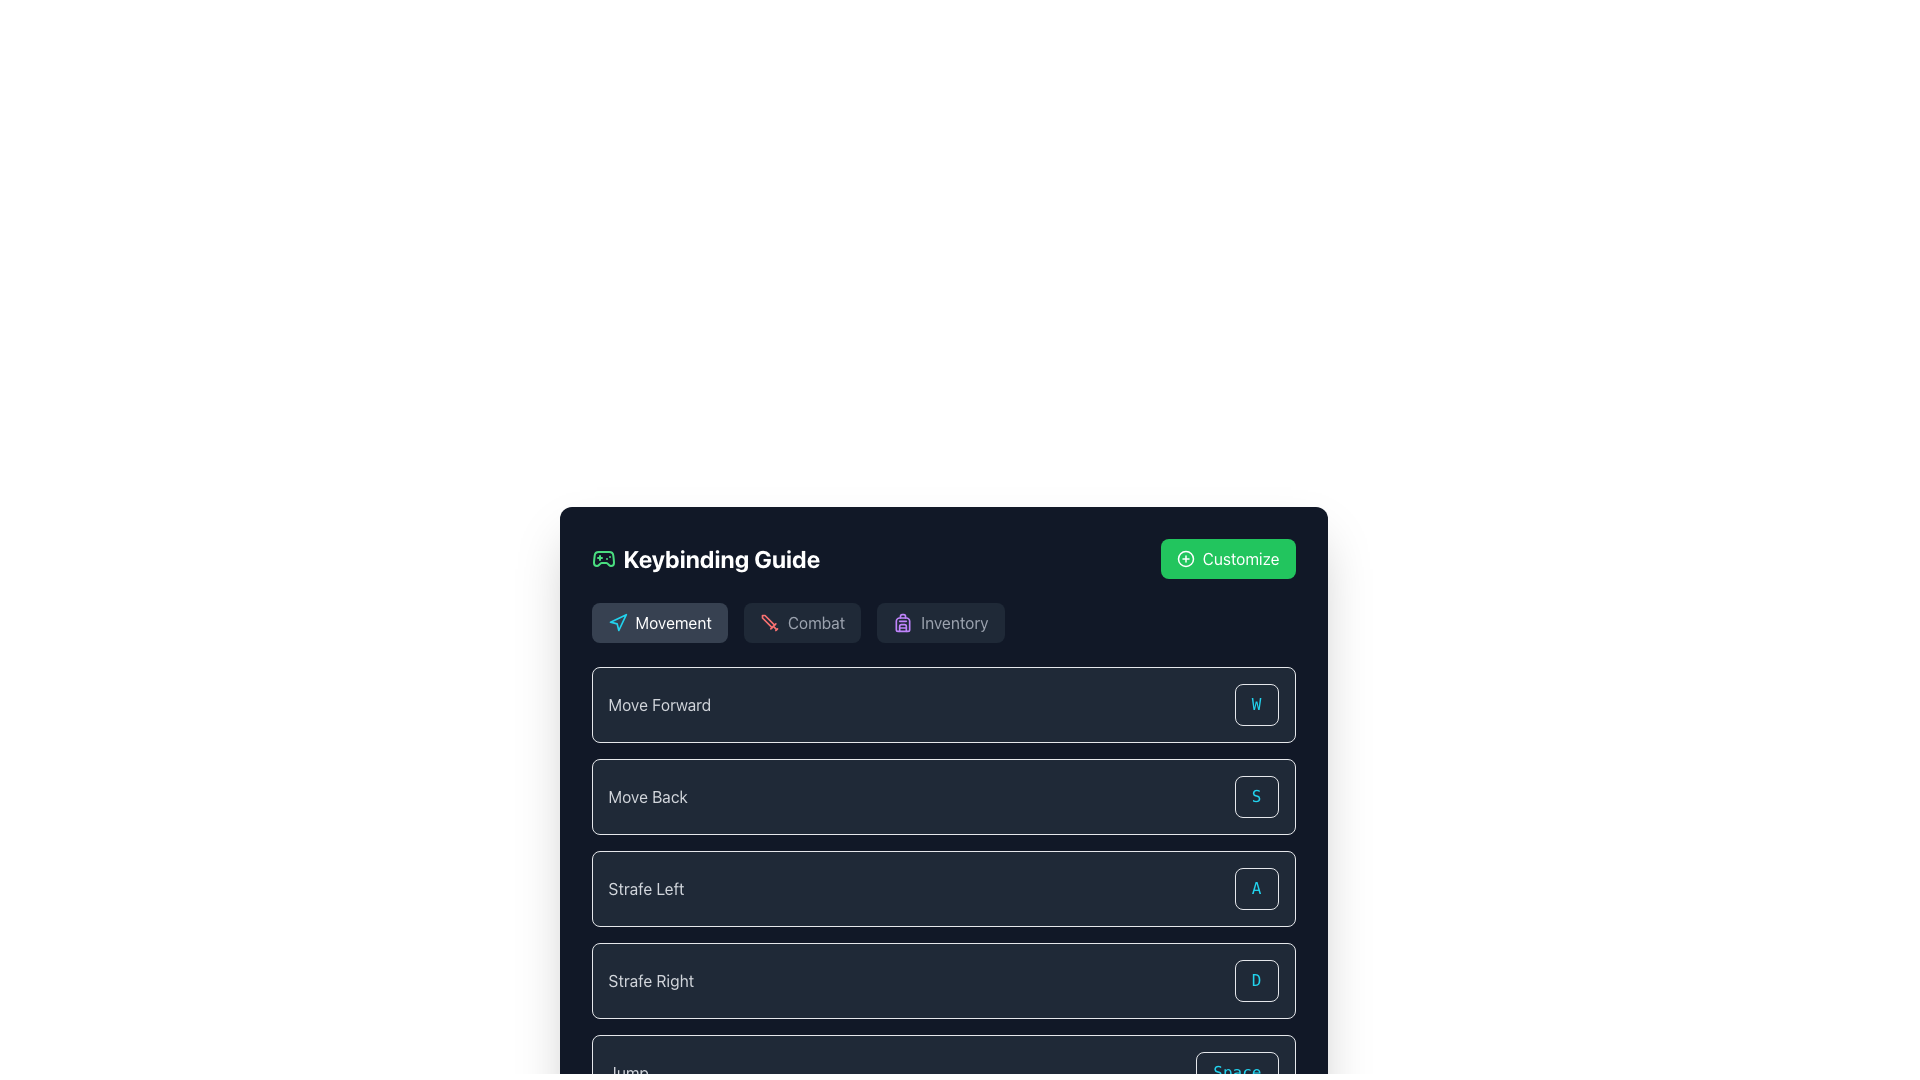  I want to click on the 'Movement' icon located on the left side of the text 'Movement' within the button at the top of the main interface, so click(616, 622).